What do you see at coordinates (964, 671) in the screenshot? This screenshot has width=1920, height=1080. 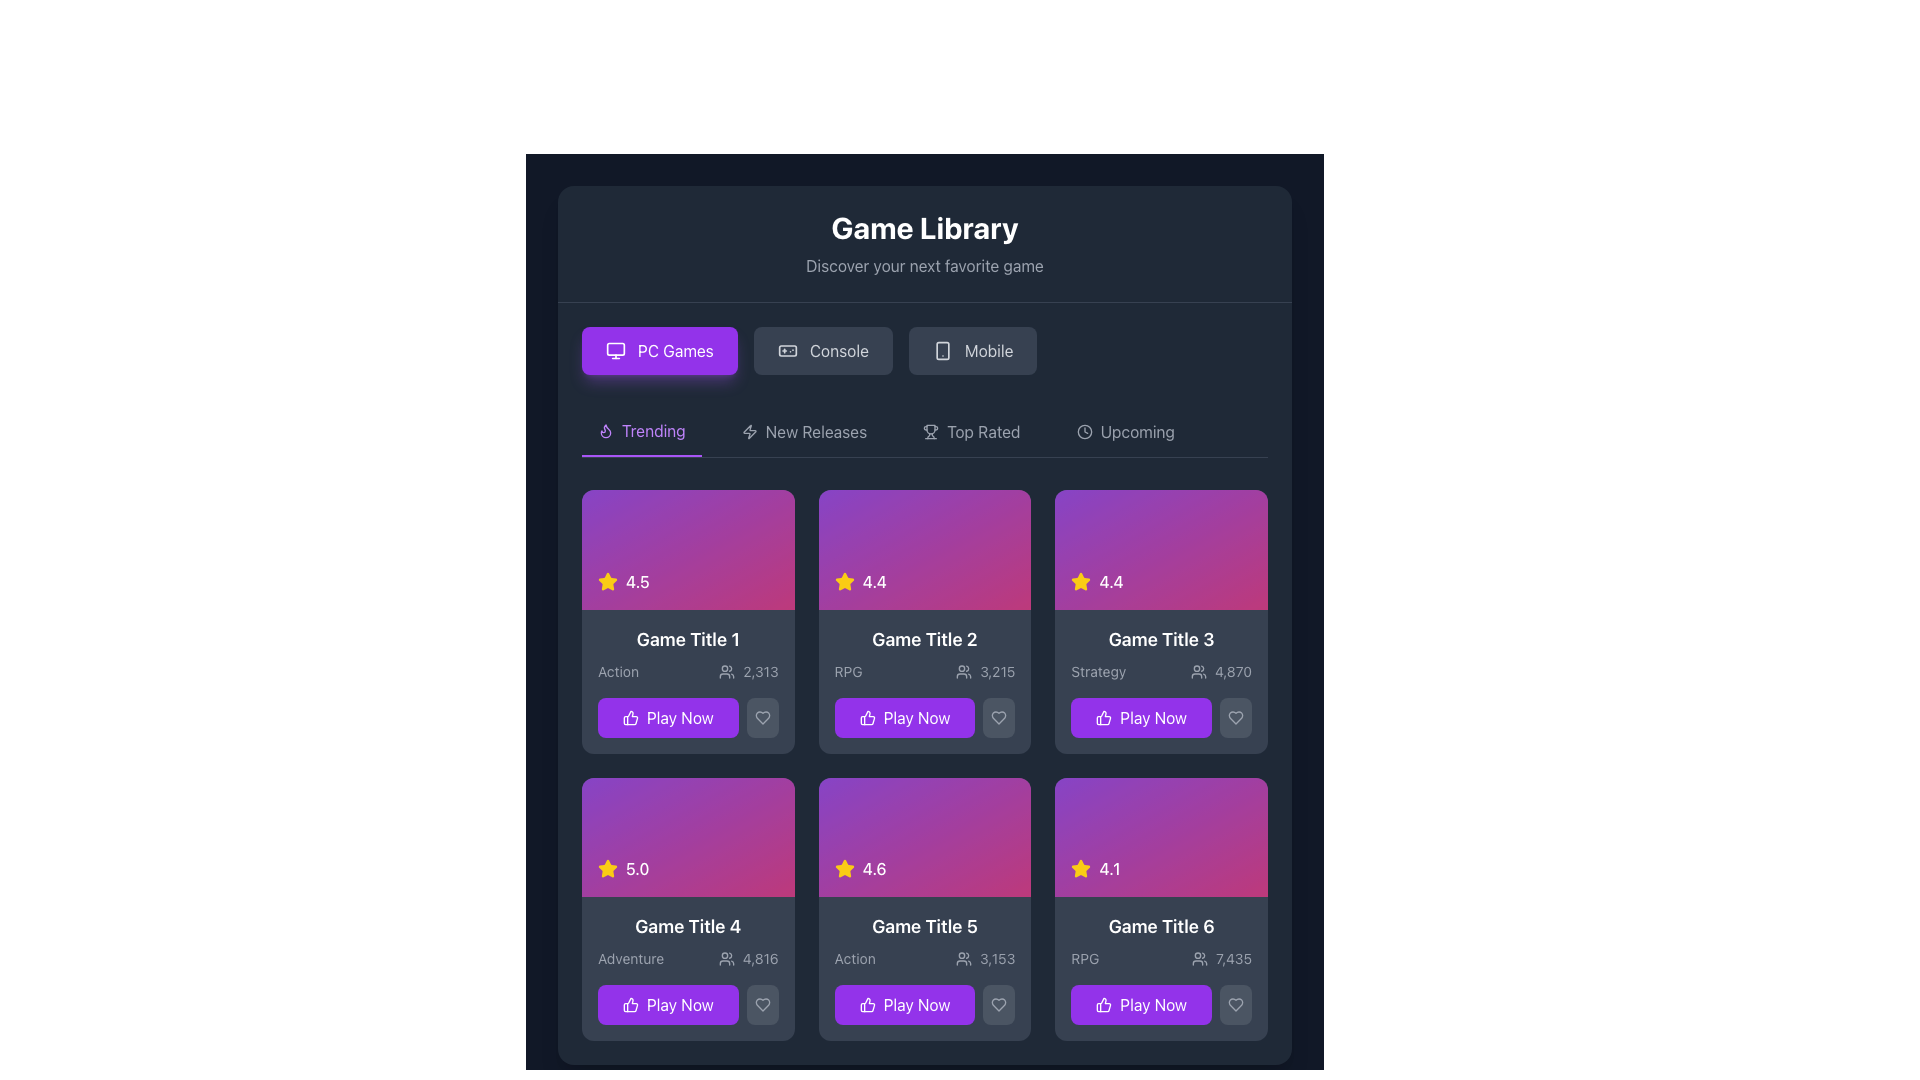 I see `the small gray user icon located to the left of the numerical label '3,215' in the second card of the top row in the game listing section below 'Game Title 2'` at bounding box center [964, 671].